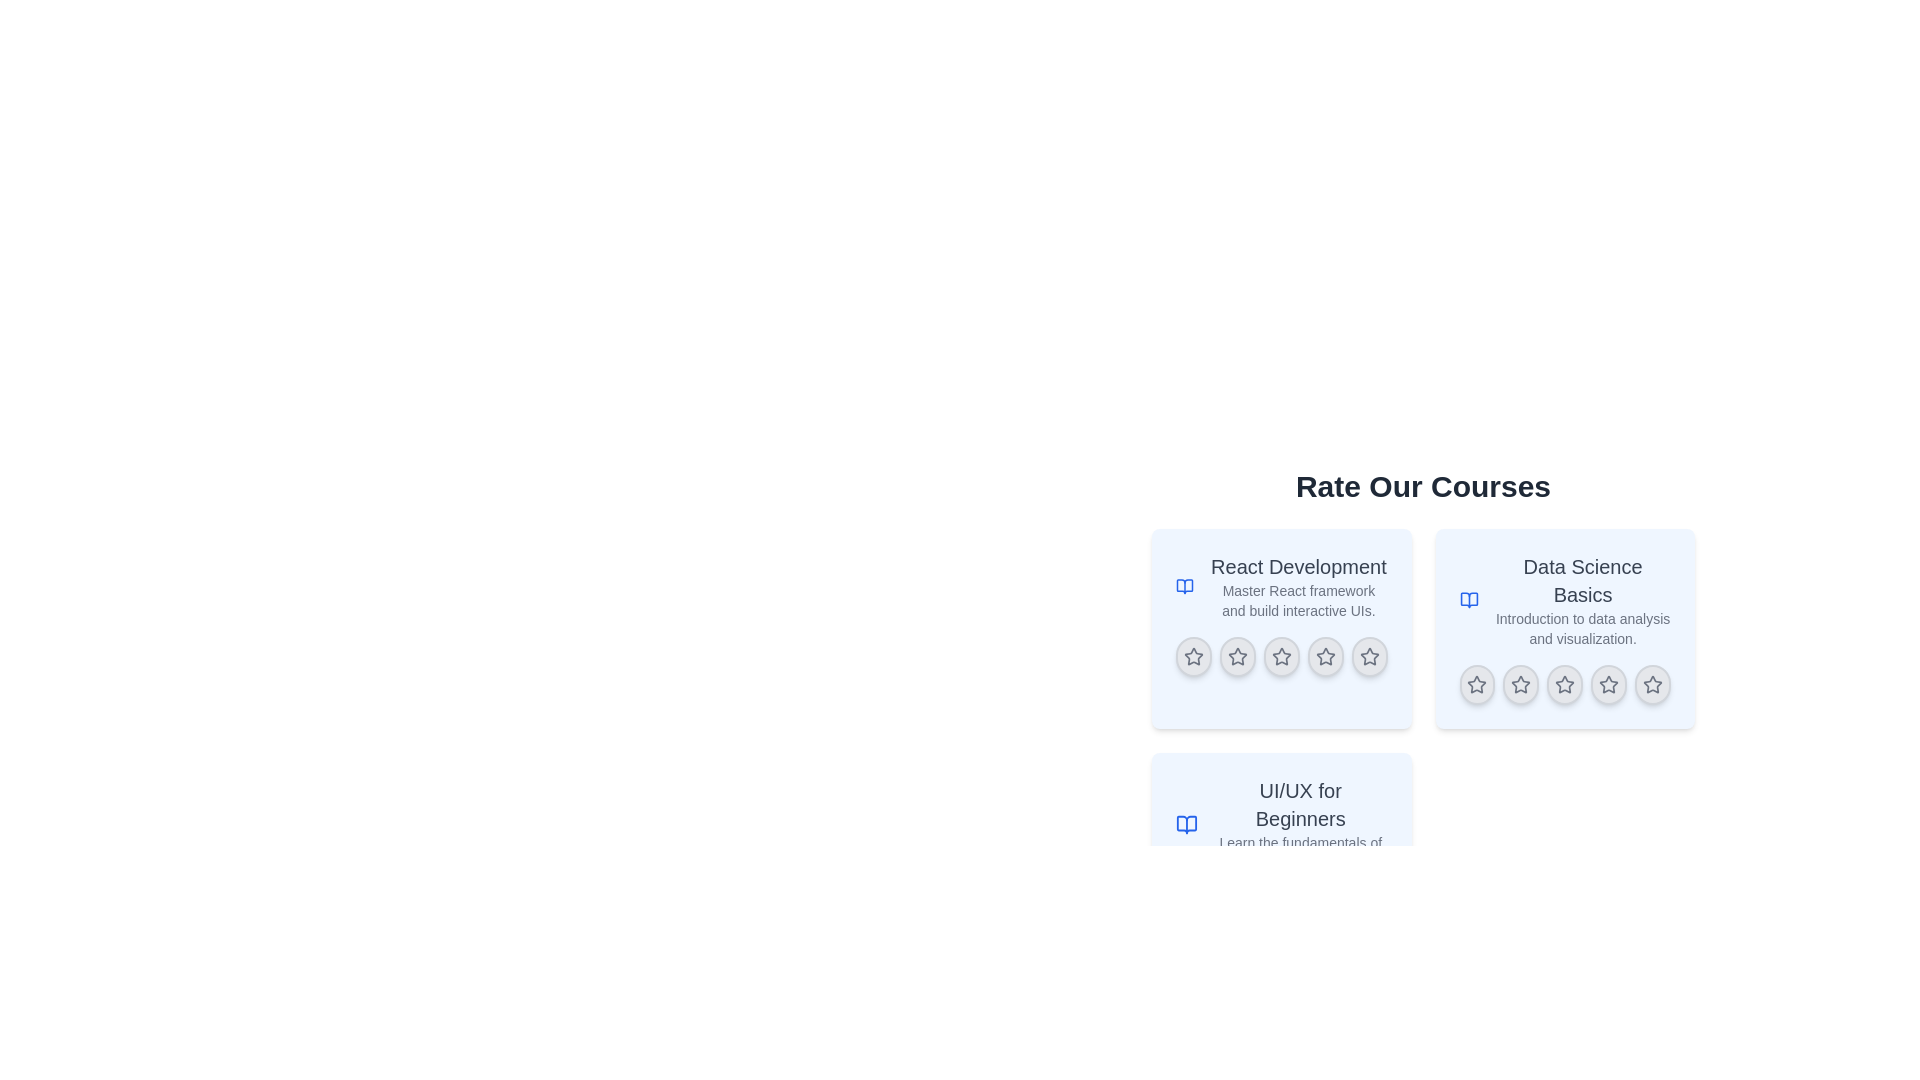 This screenshot has height=1080, width=1920. What do you see at coordinates (1325, 656) in the screenshot?
I see `the fourth star icon in the 'React Development' course rating section` at bounding box center [1325, 656].